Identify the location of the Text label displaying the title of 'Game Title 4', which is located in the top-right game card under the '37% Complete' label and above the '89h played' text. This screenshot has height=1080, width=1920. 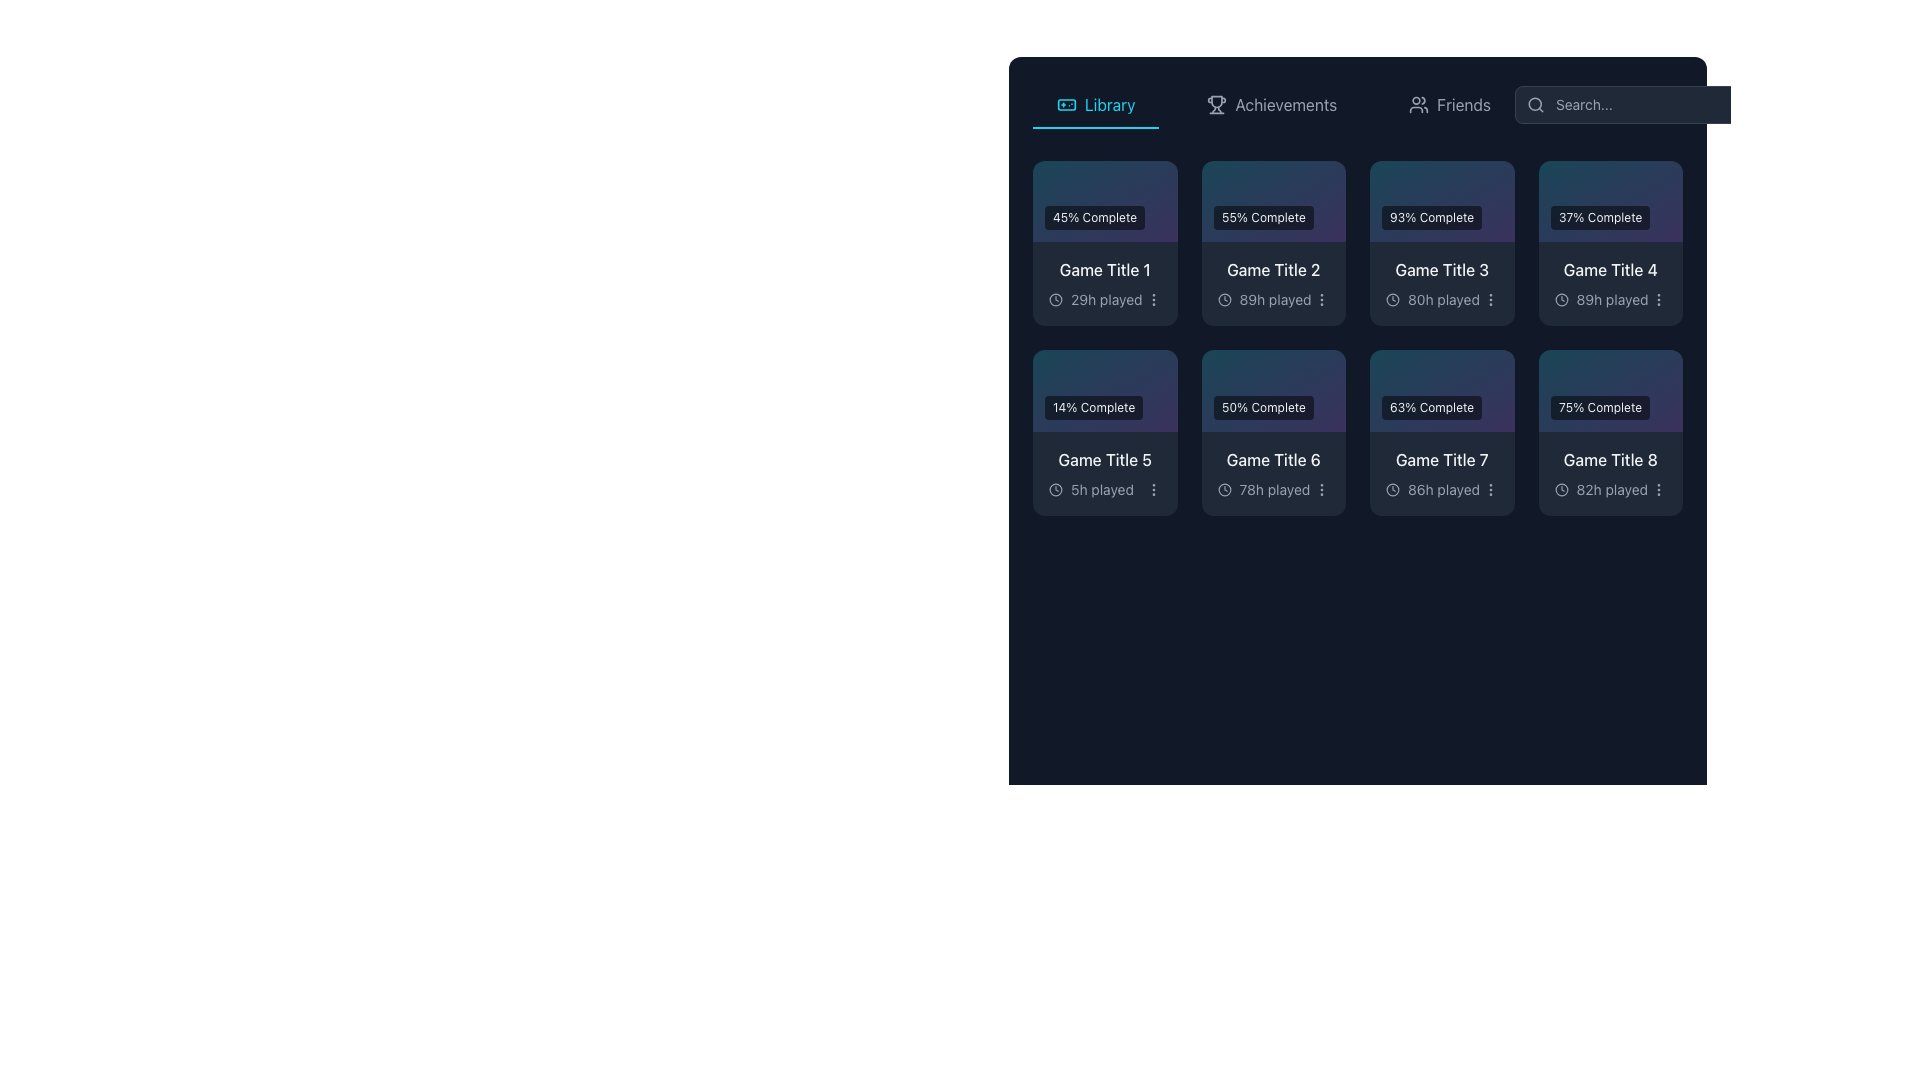
(1610, 270).